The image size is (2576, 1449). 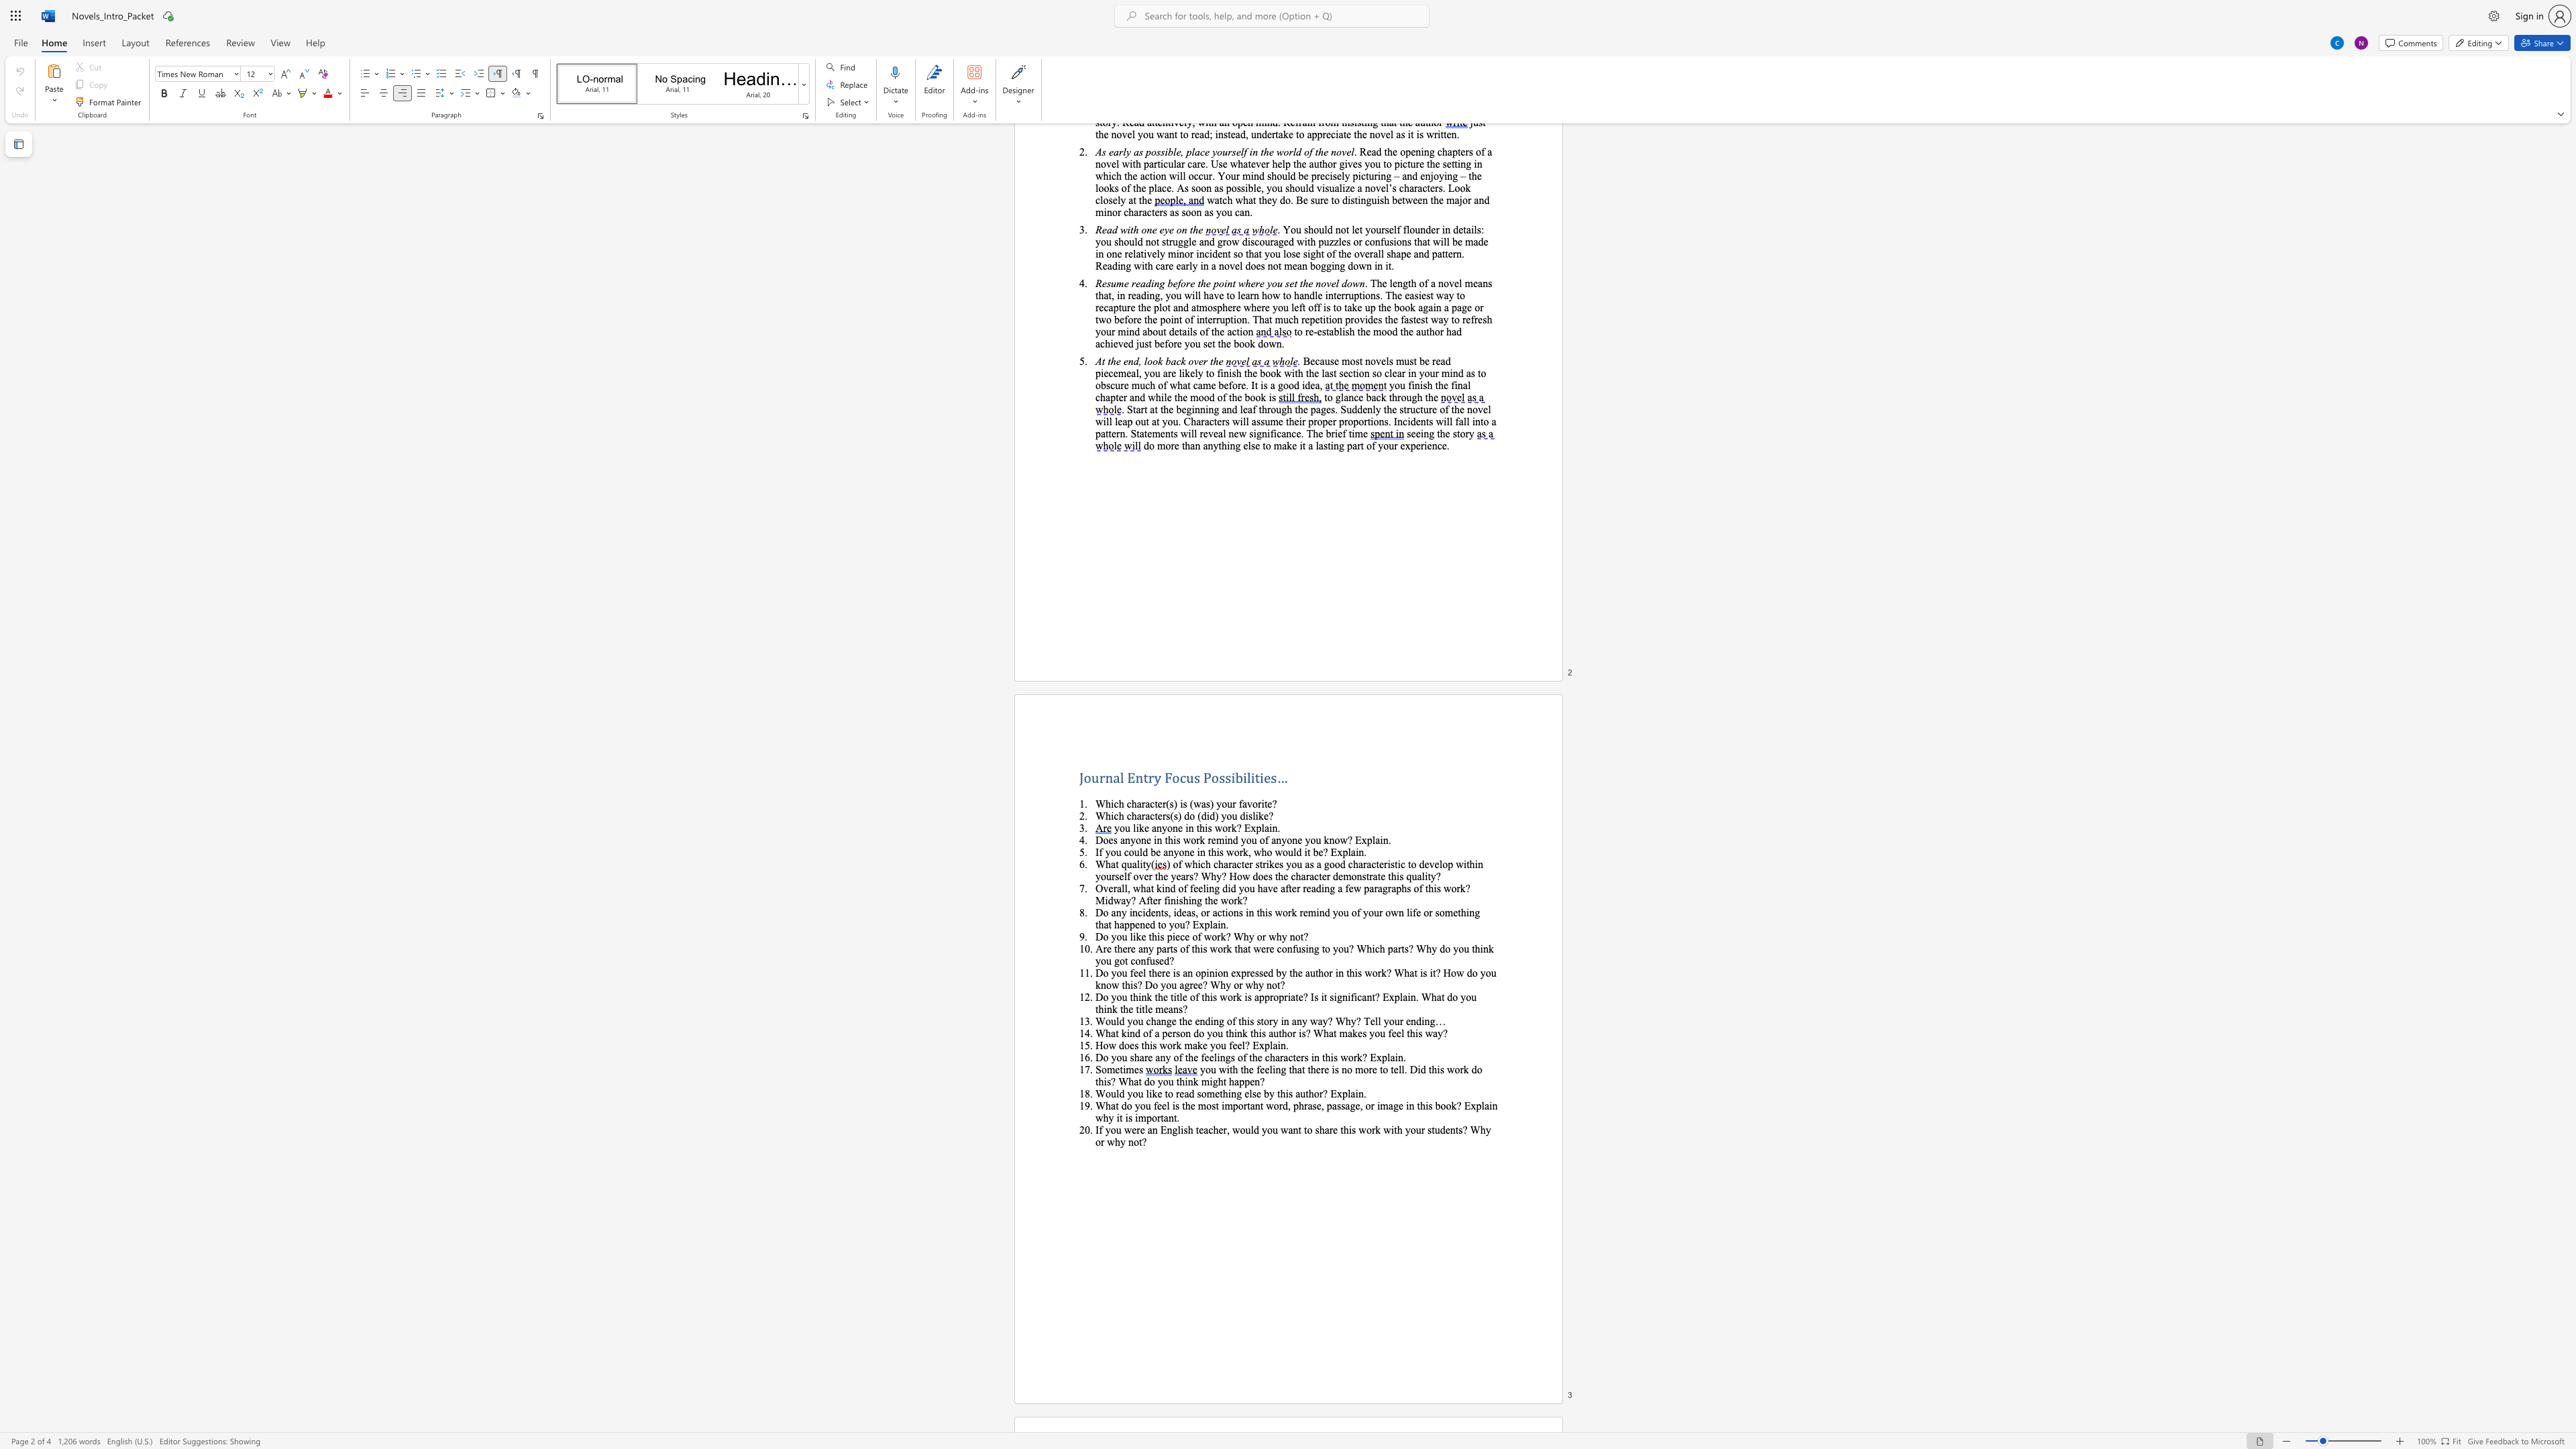 What do you see at coordinates (1373, 948) in the screenshot?
I see `the subset text "ch parts? Why do you think you got con" within the text "Are there any parts of this work that were confusing to you? Which parts? Why do you think you got confused?"` at bounding box center [1373, 948].